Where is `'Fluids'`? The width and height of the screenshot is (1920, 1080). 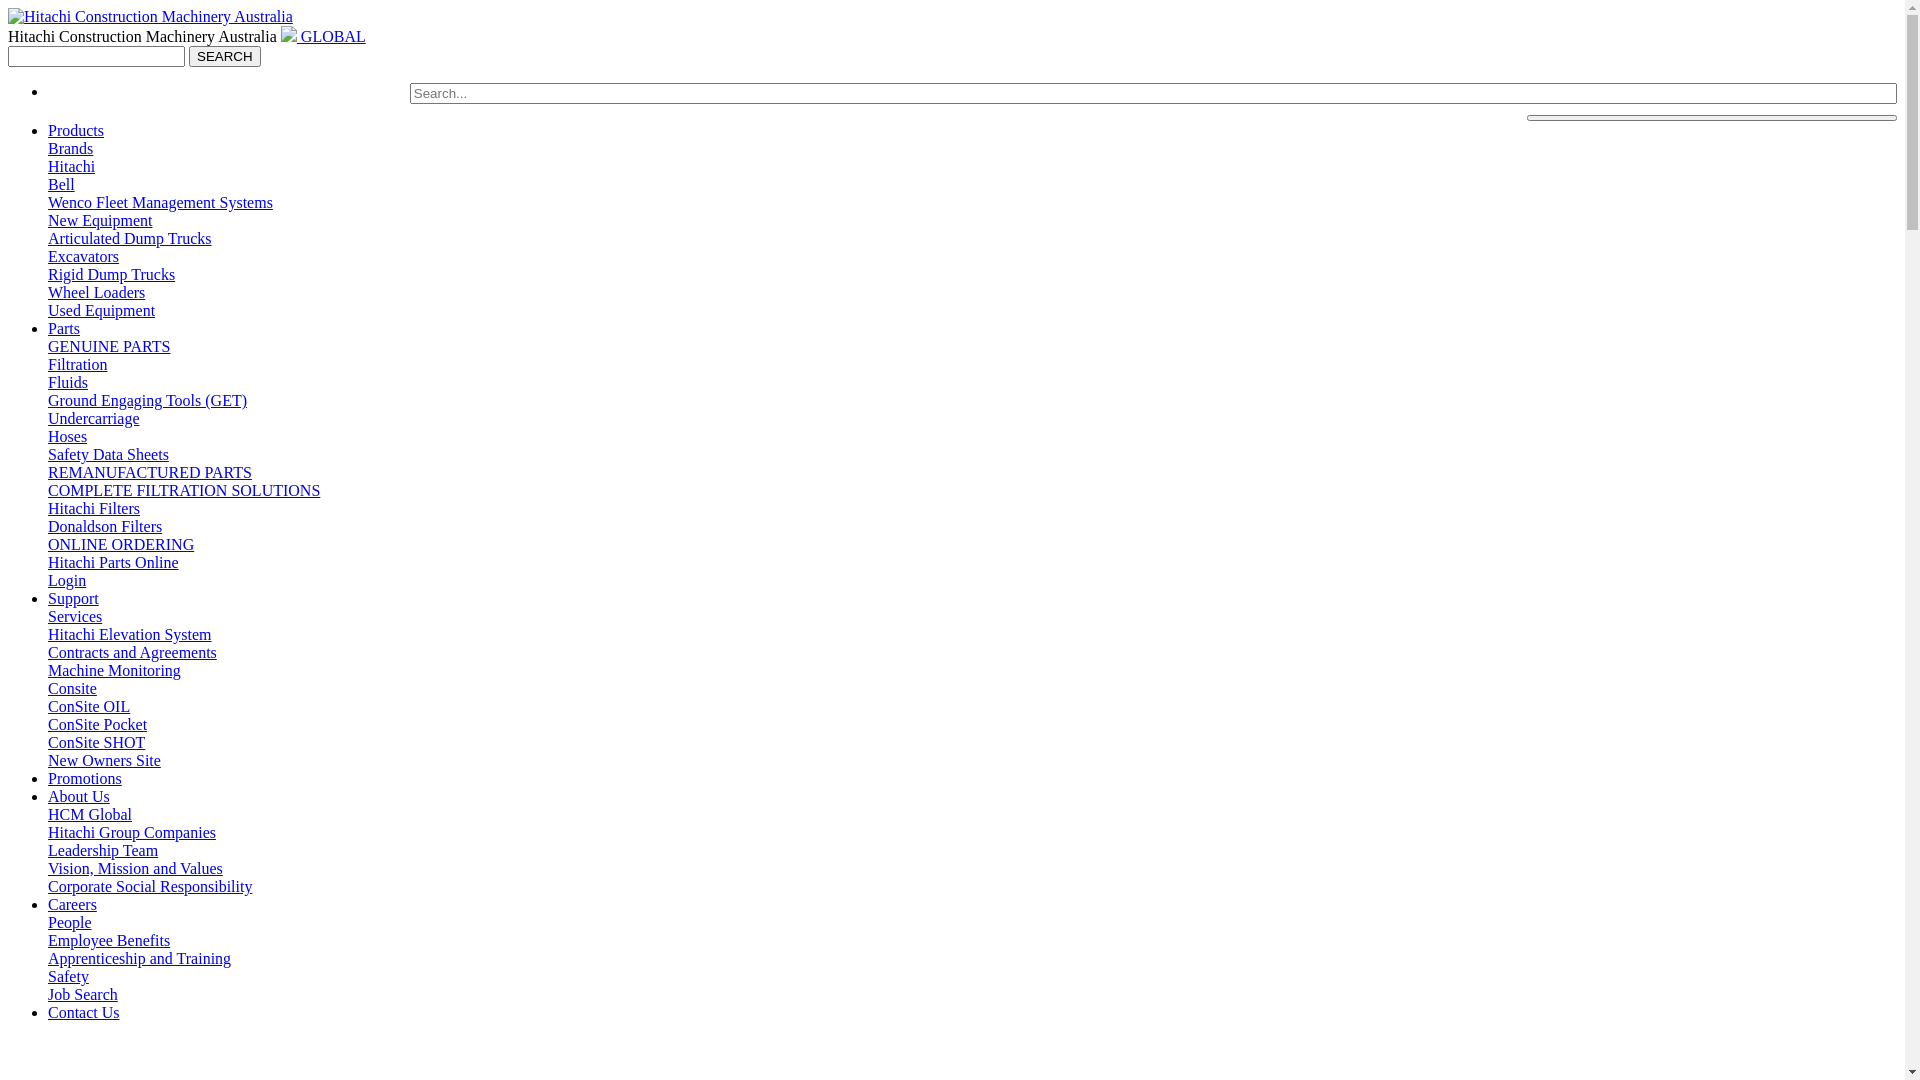 'Fluids' is located at coordinates (67, 382).